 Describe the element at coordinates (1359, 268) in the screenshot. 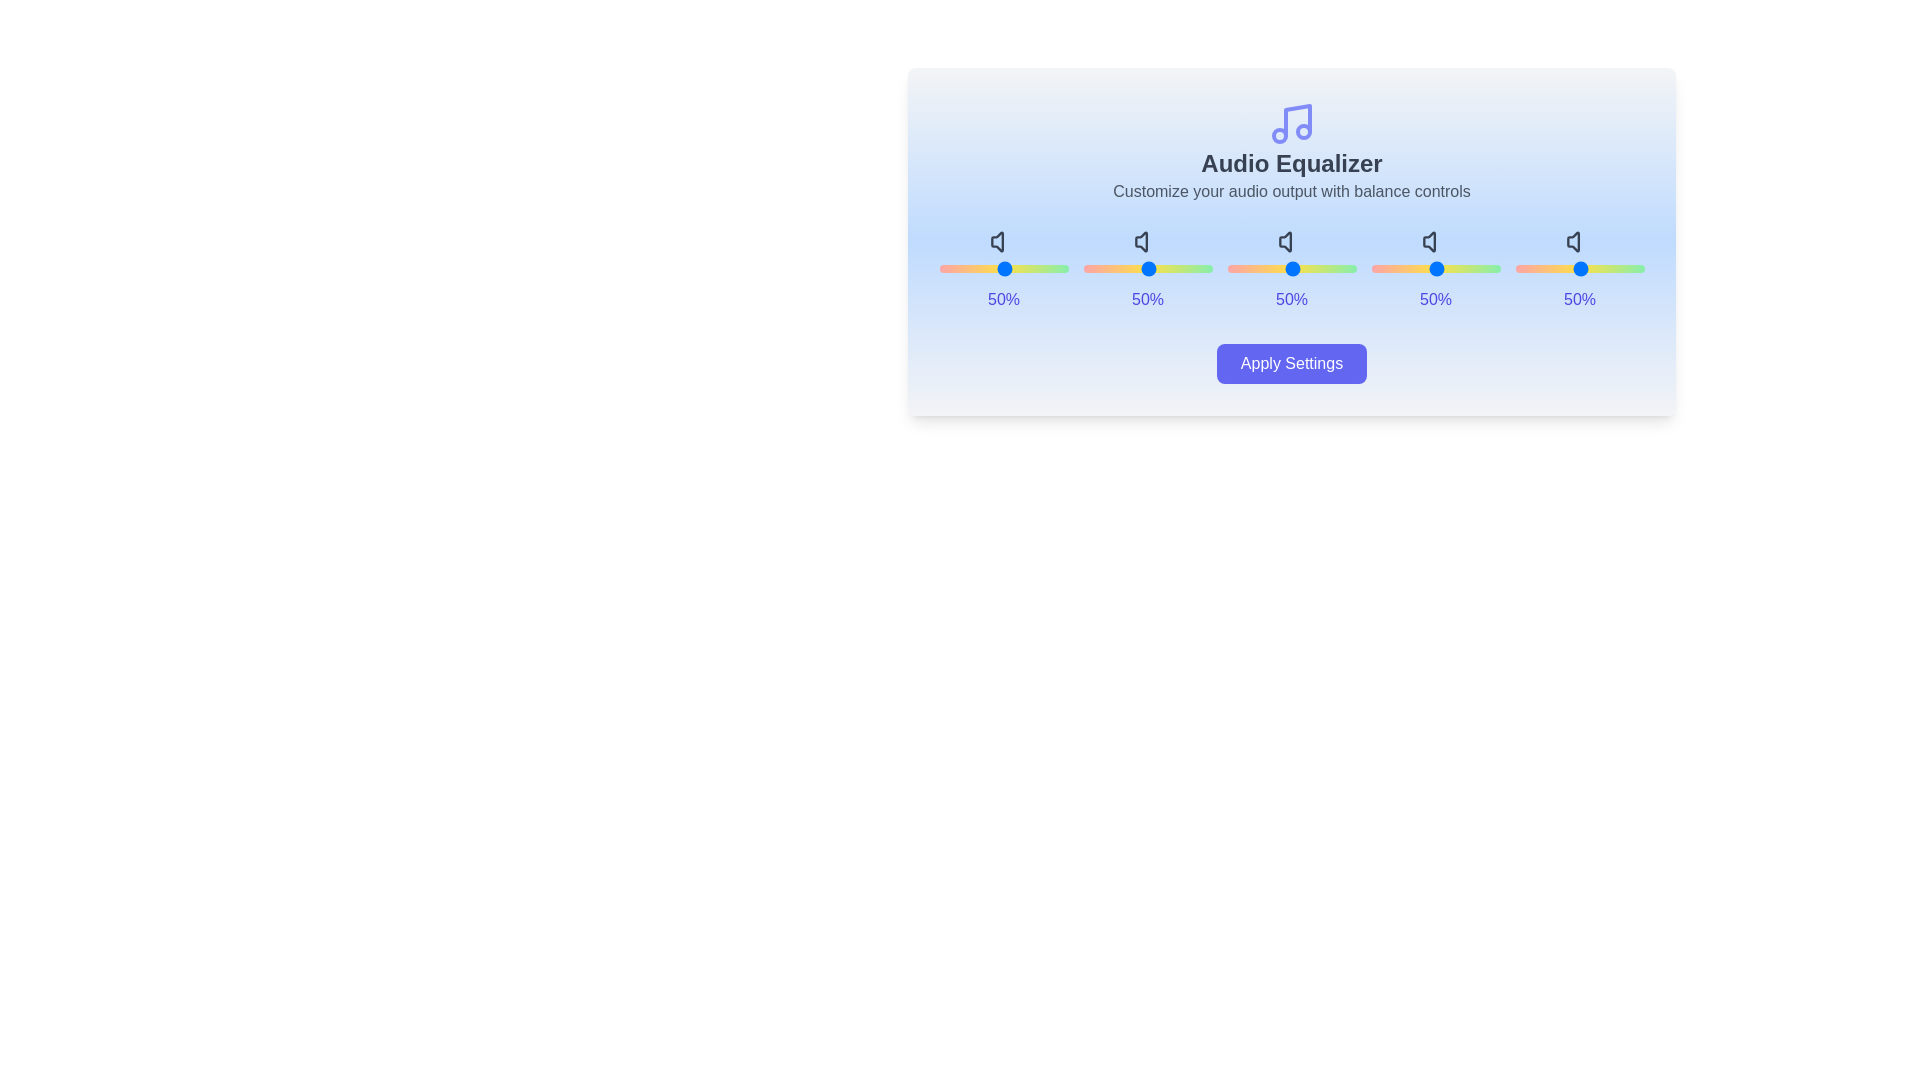

I see `the slider for band 2 to 67%` at that location.